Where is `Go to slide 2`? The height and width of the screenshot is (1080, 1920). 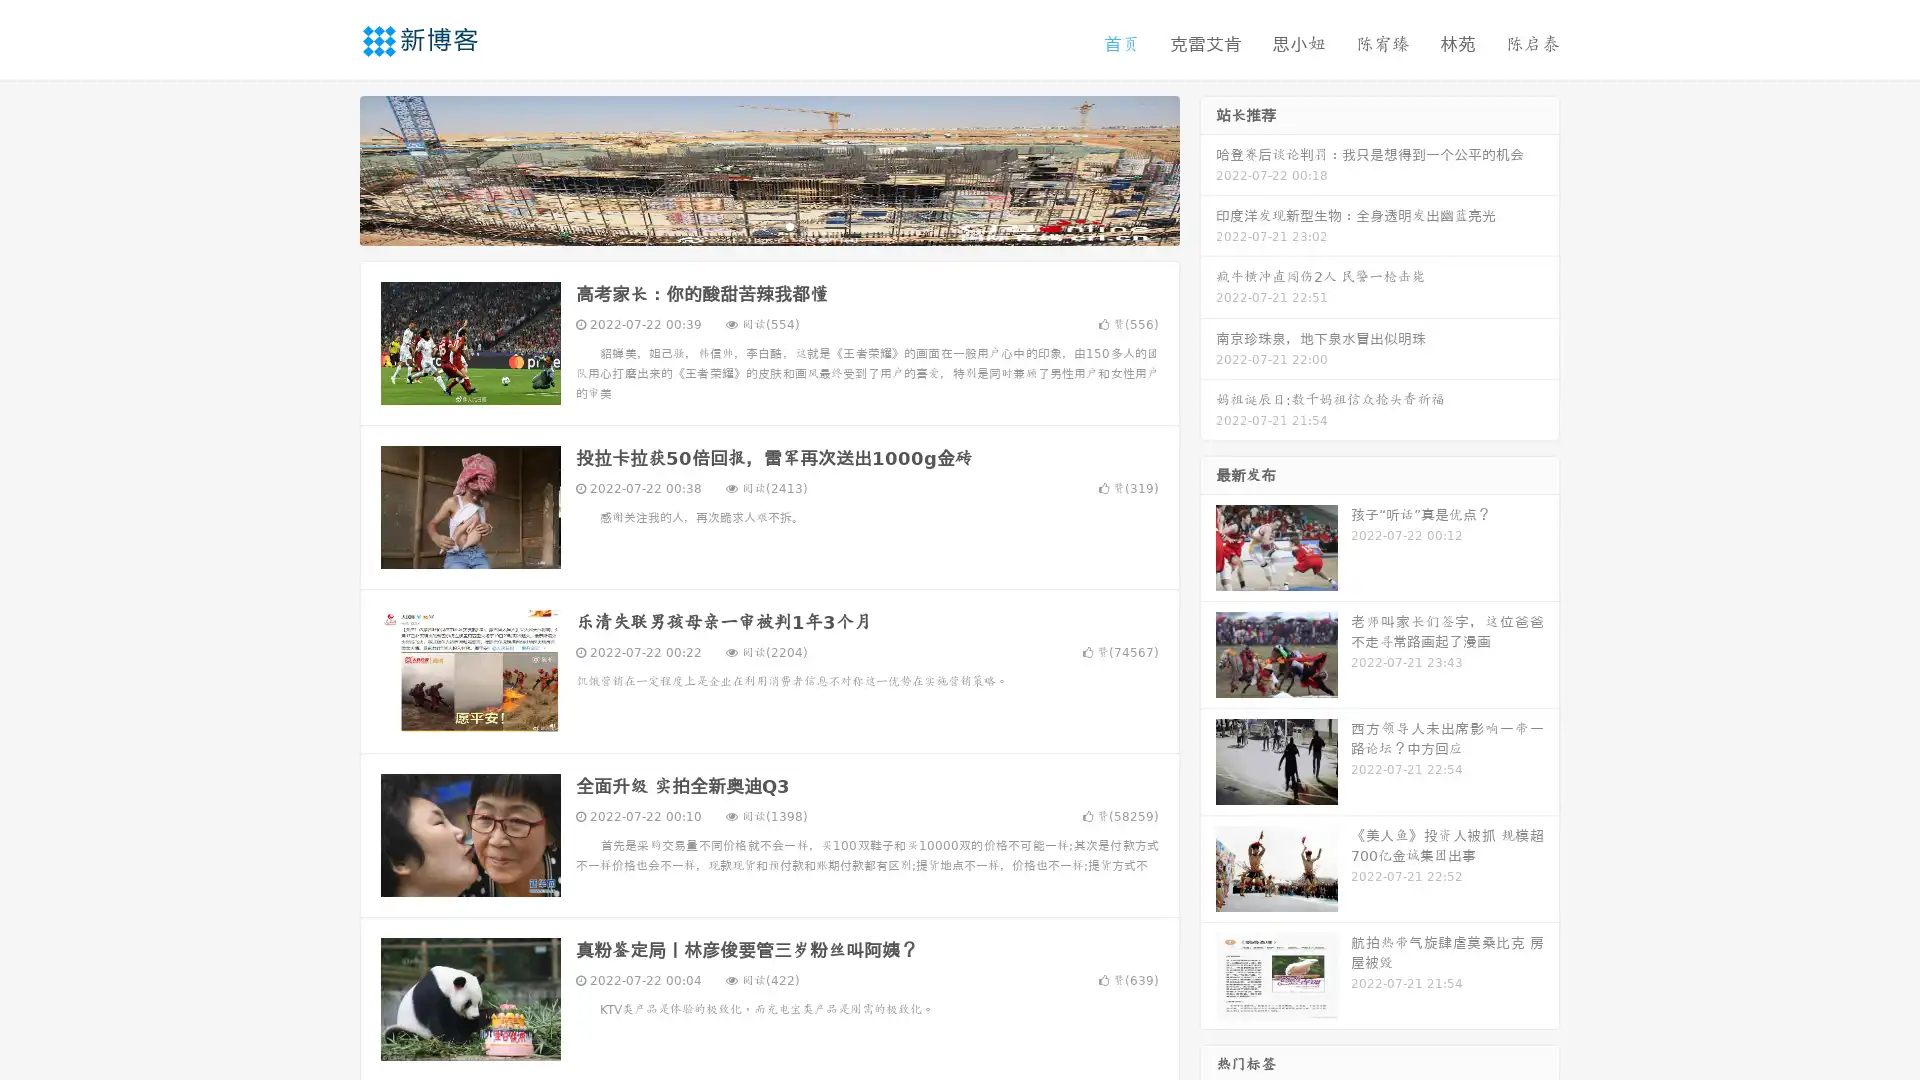
Go to slide 2 is located at coordinates (768, 225).